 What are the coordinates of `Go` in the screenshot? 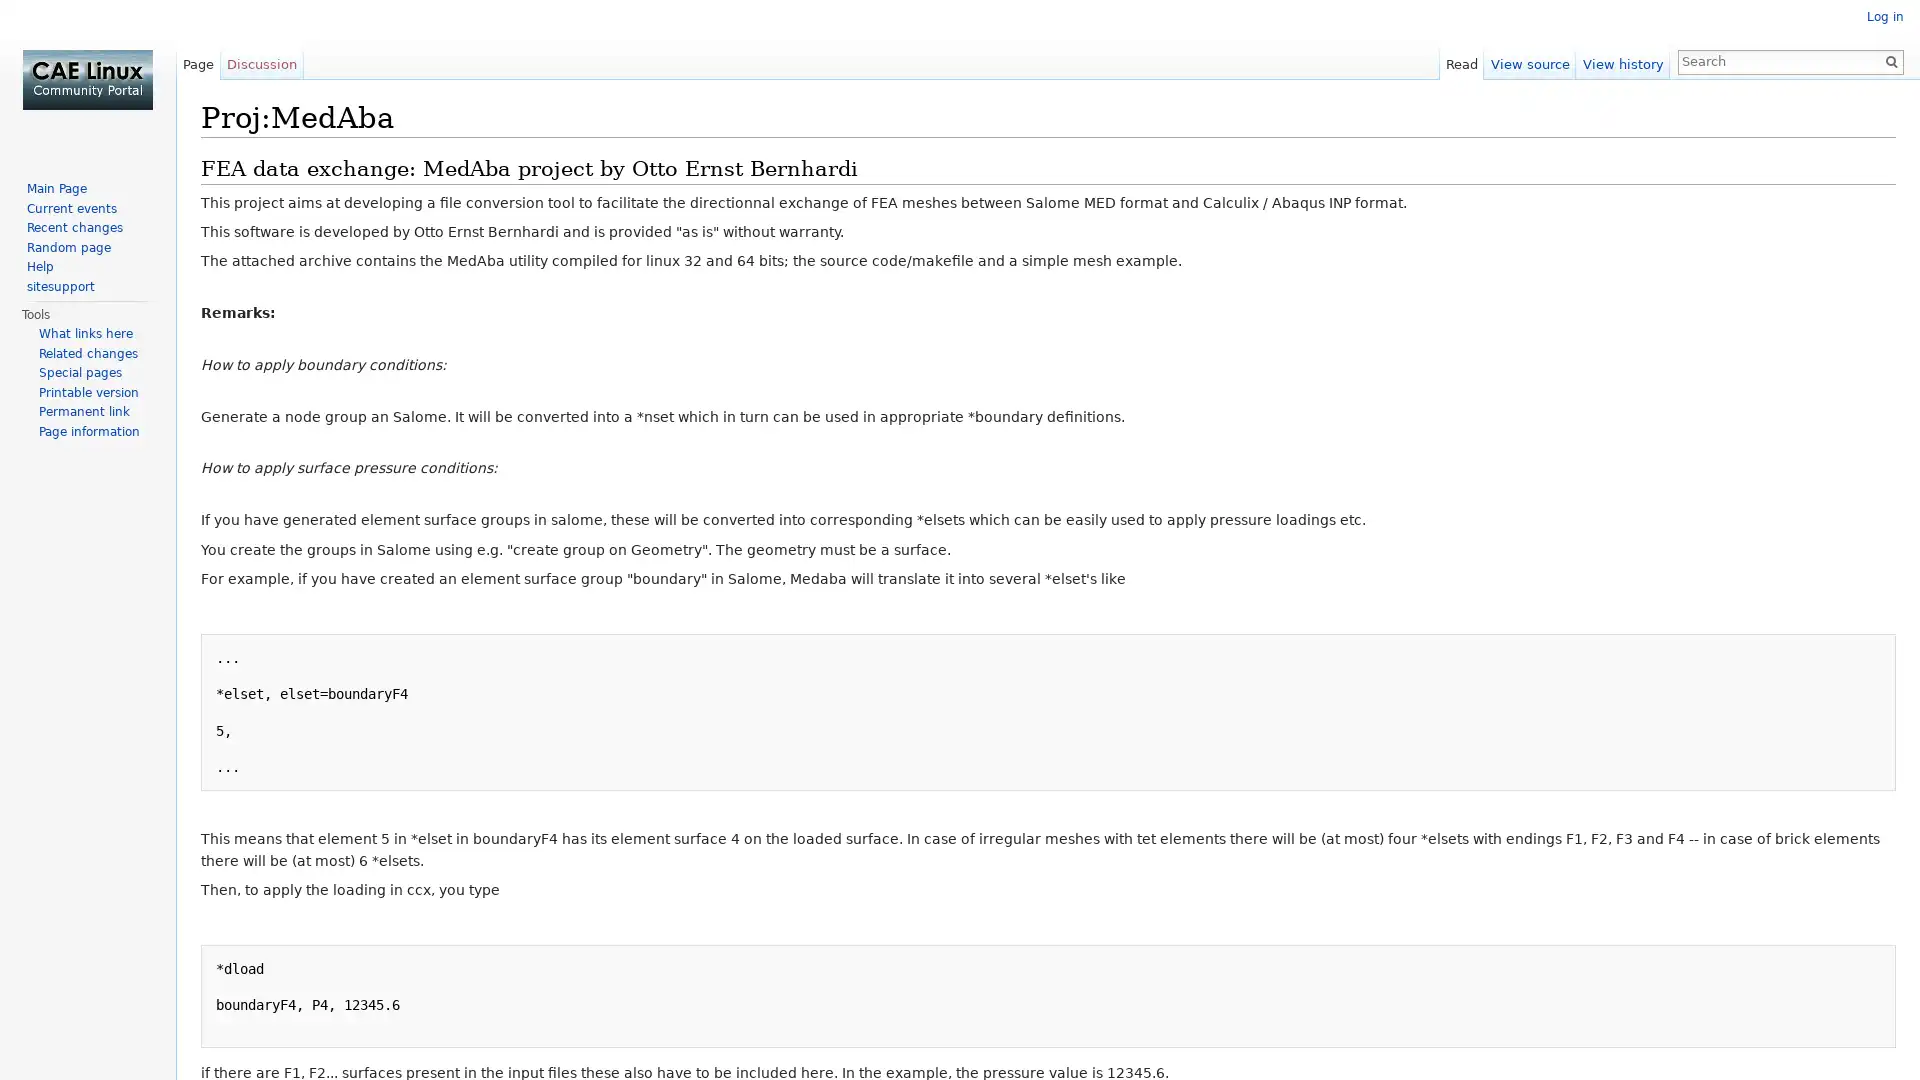 It's located at (1890, 60).